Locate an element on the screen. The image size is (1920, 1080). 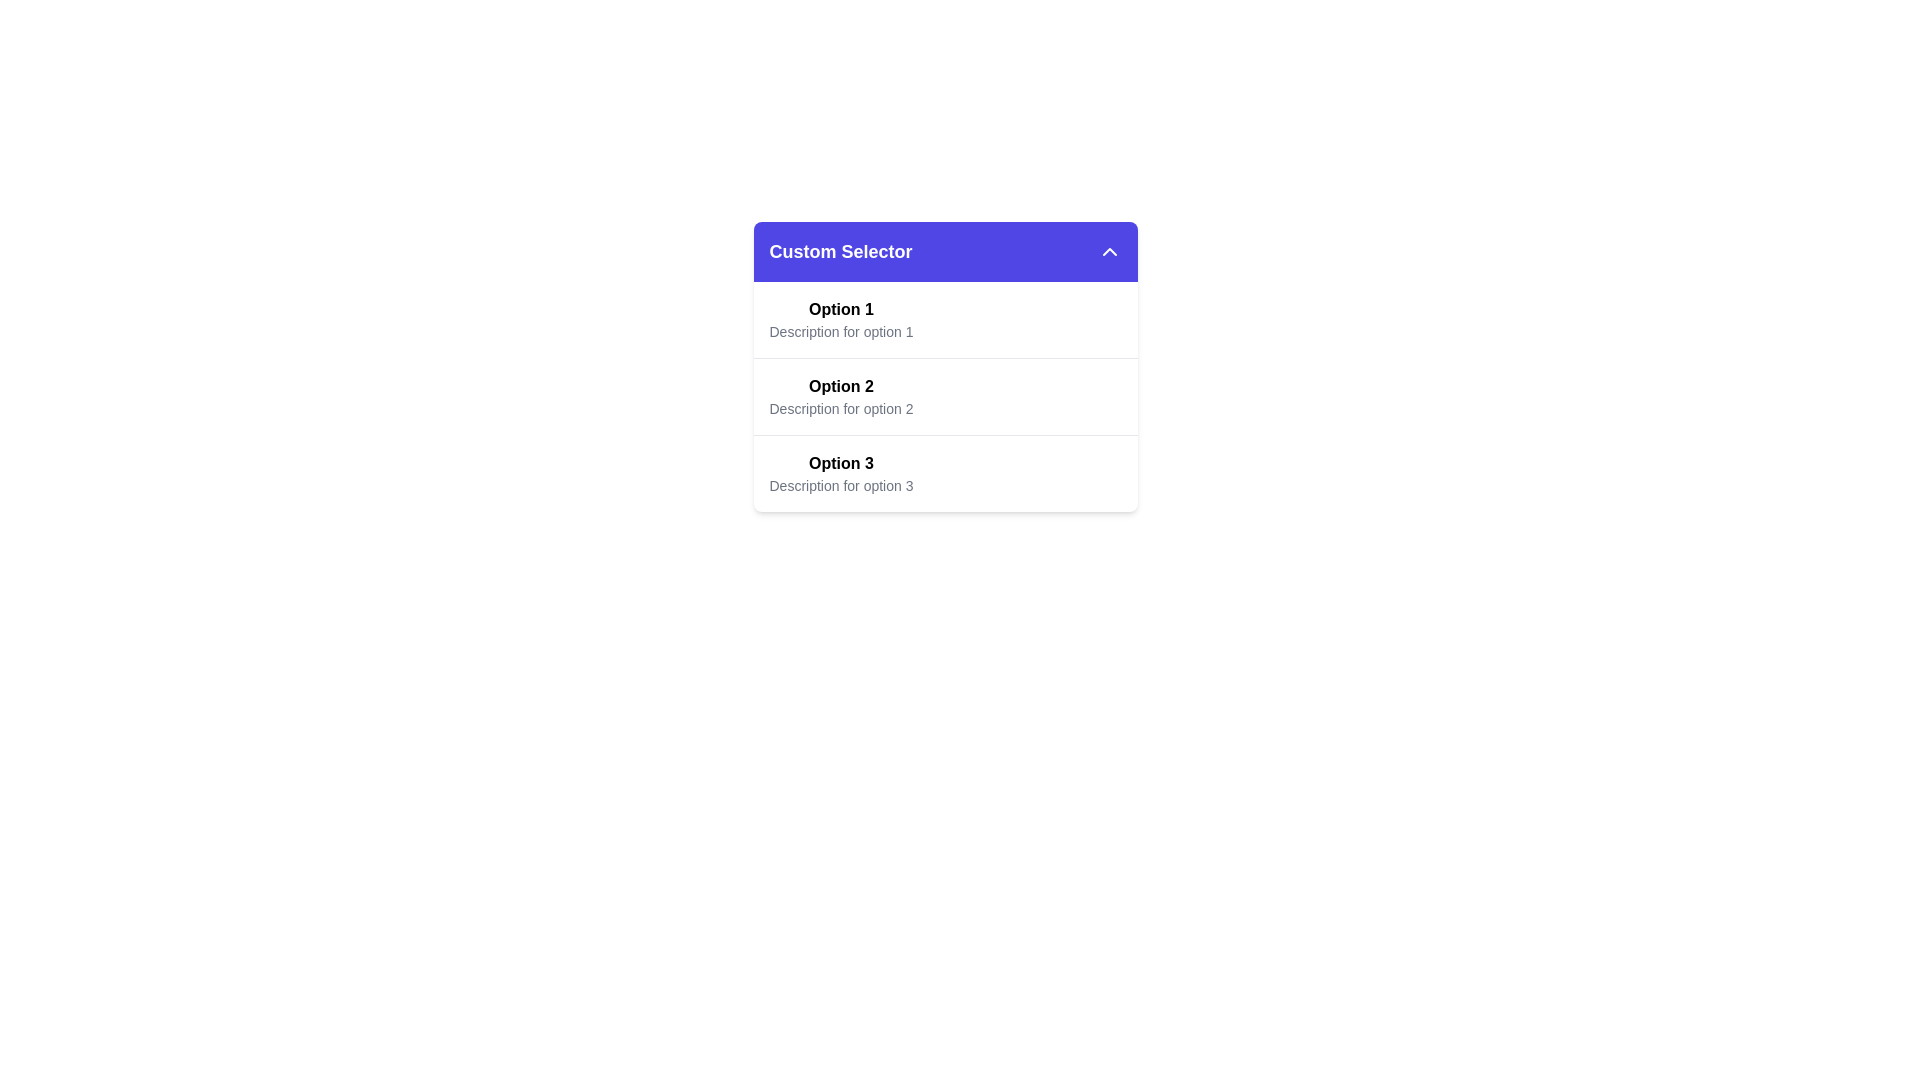
the first option in the dropdown list under the header 'Custom Selector' is located at coordinates (841, 319).